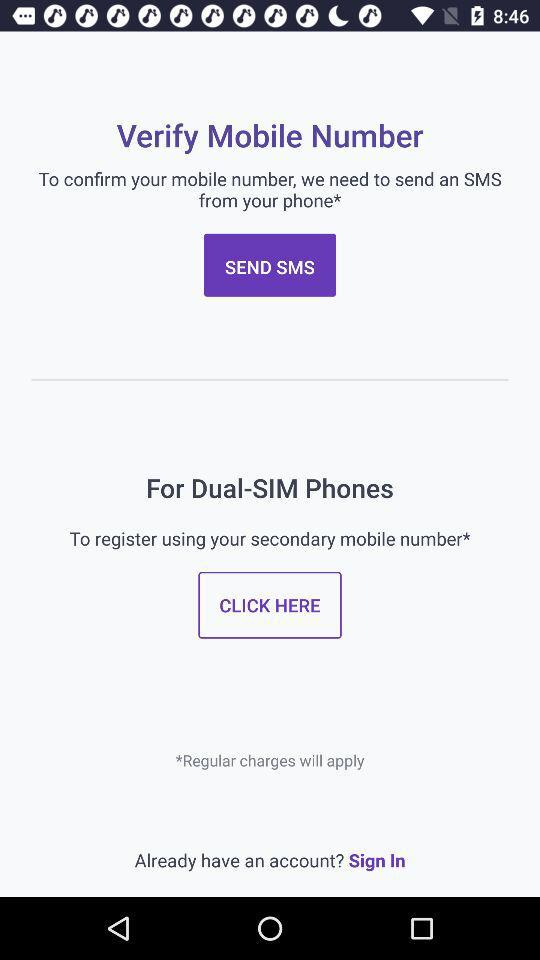 The width and height of the screenshot is (540, 960). What do you see at coordinates (270, 604) in the screenshot?
I see `the item above regular charges will item` at bounding box center [270, 604].